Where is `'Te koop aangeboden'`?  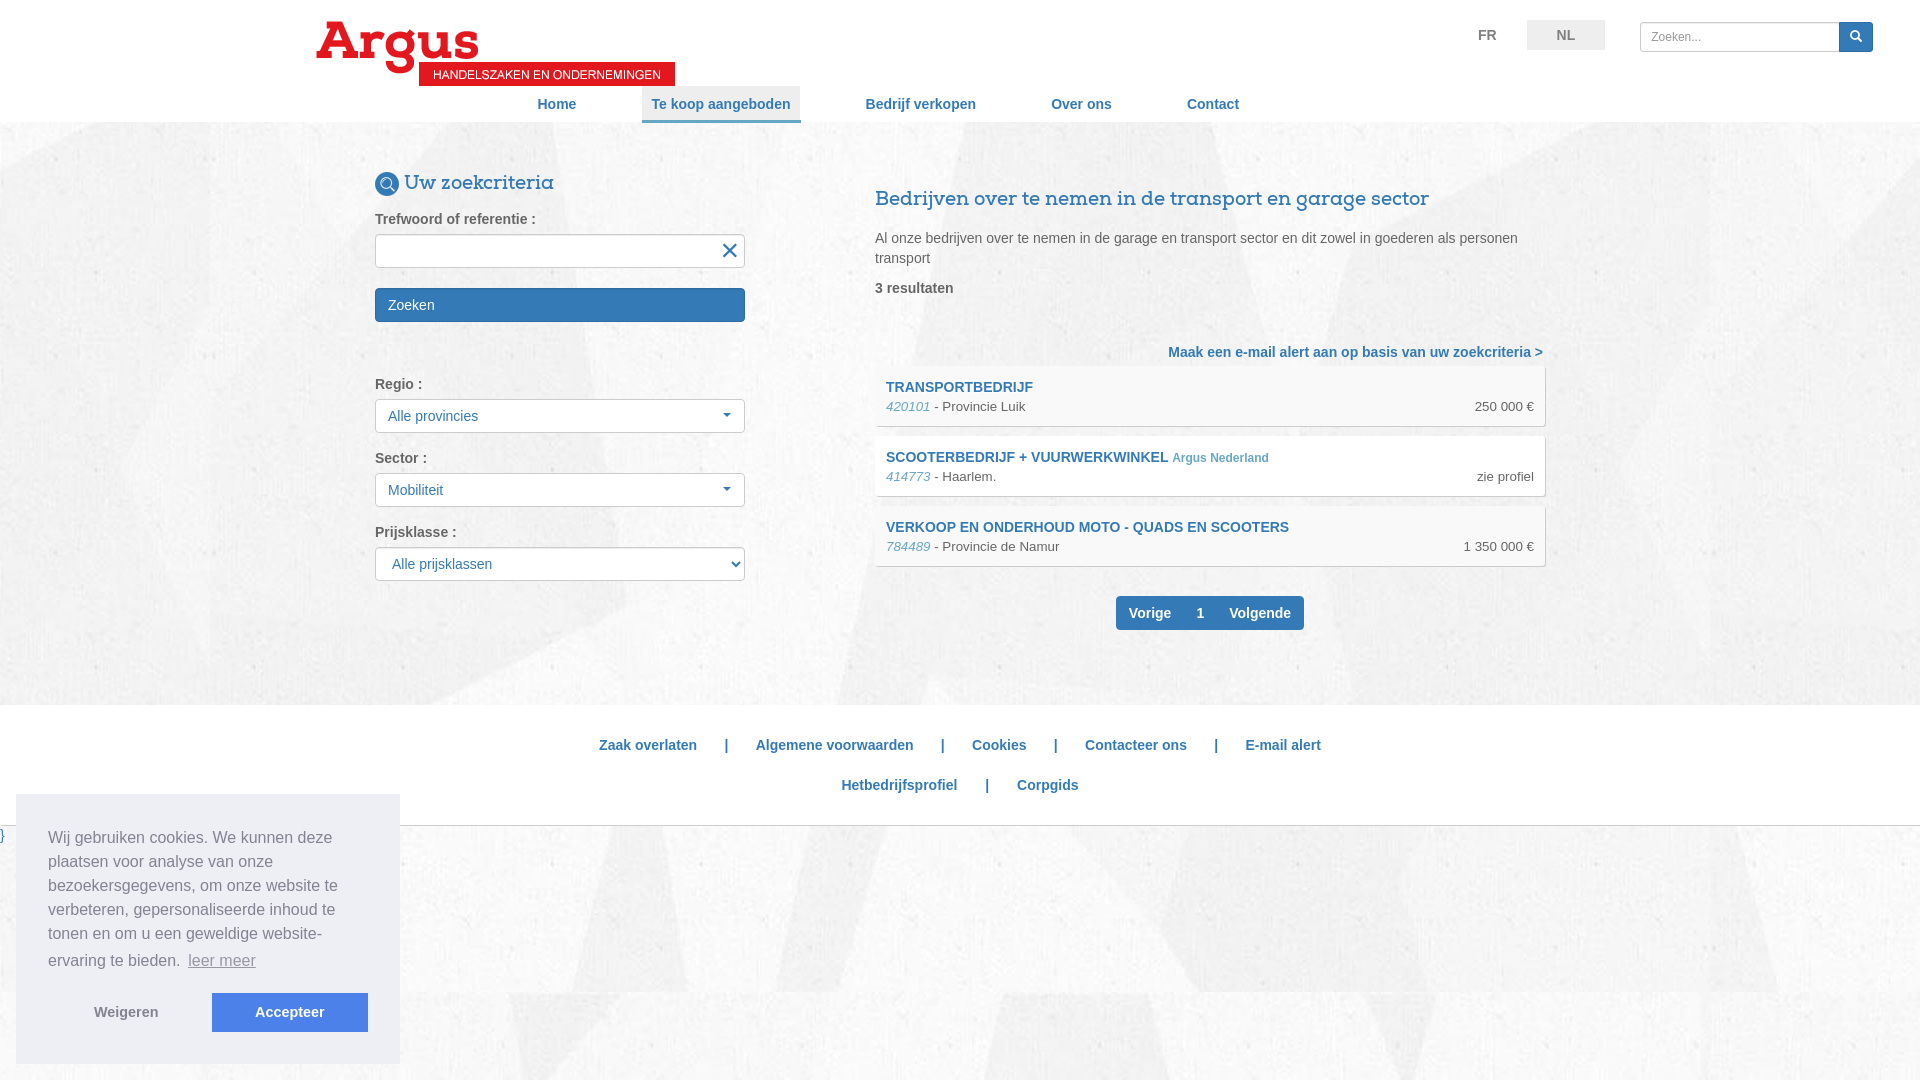
'Te koop aangeboden' is located at coordinates (720, 104).